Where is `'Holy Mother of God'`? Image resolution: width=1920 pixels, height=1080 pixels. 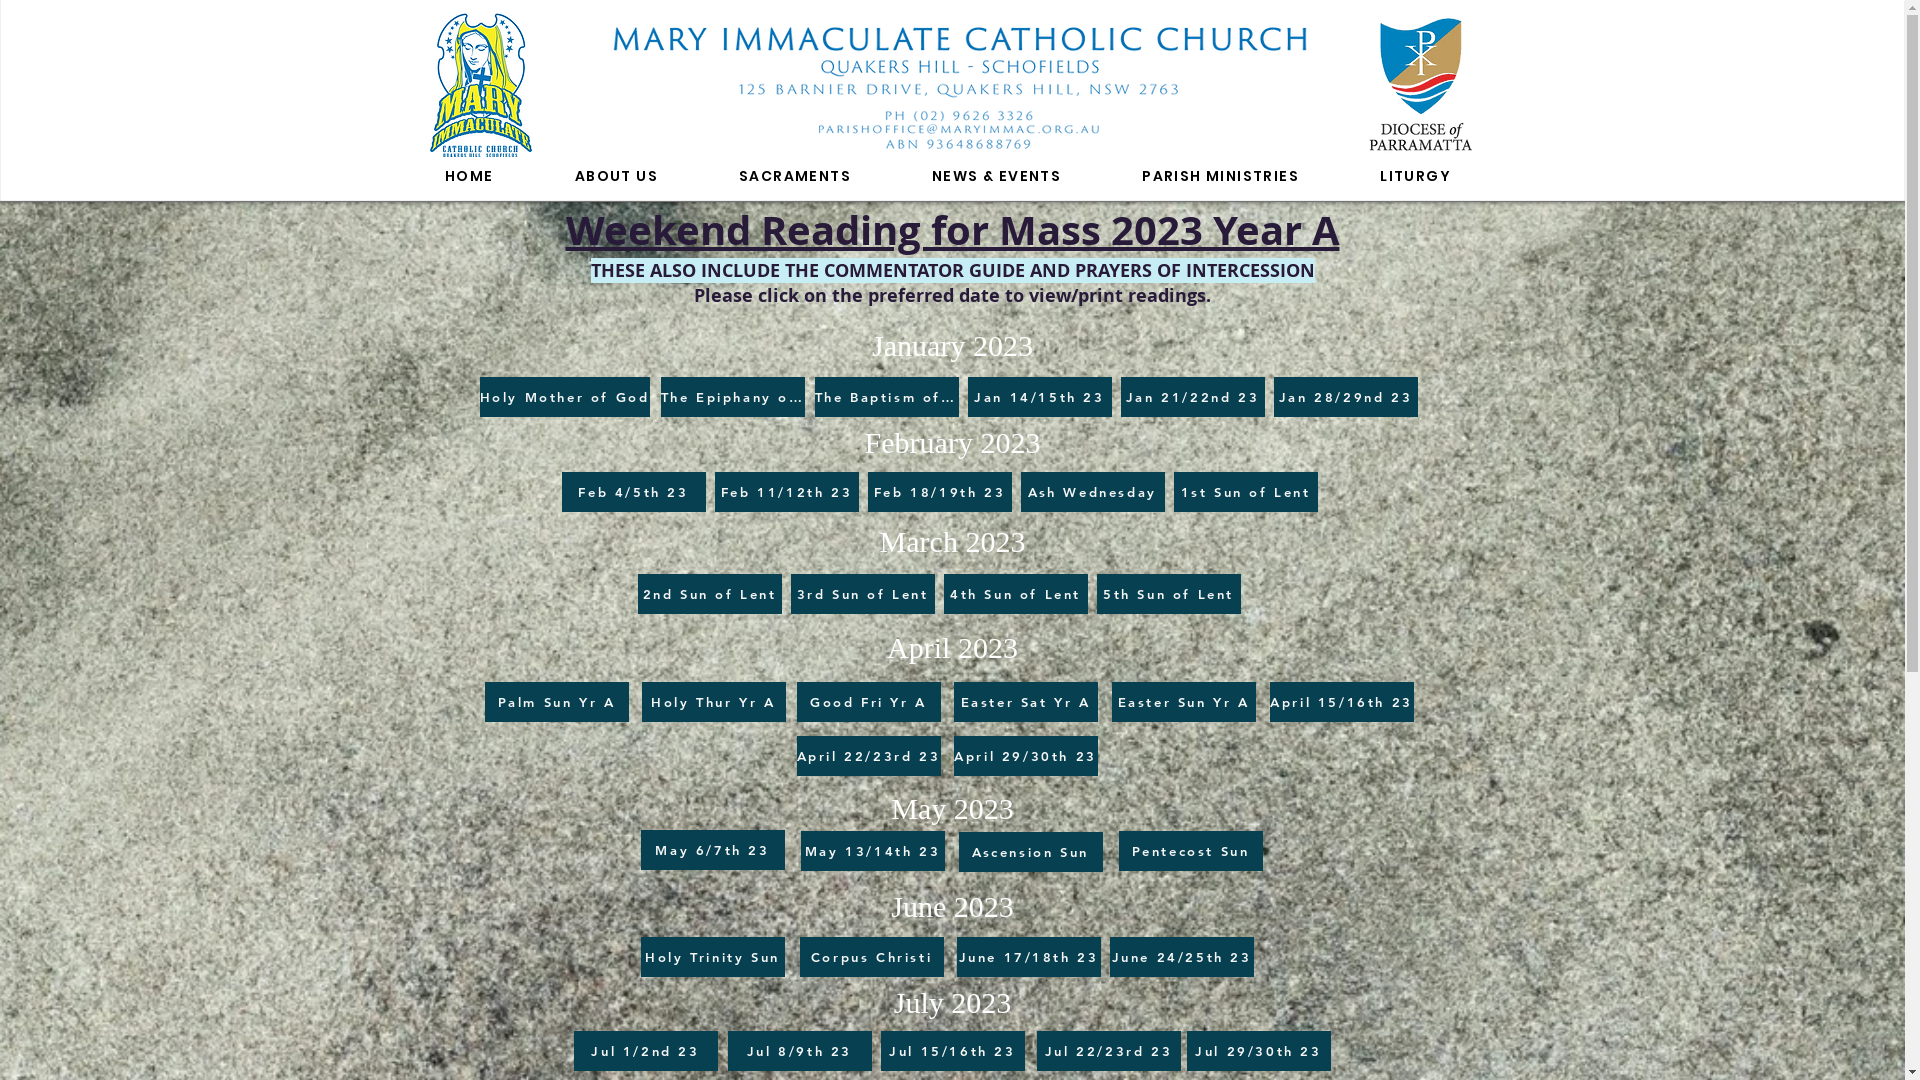 'Holy Mother of God' is located at coordinates (564, 397).